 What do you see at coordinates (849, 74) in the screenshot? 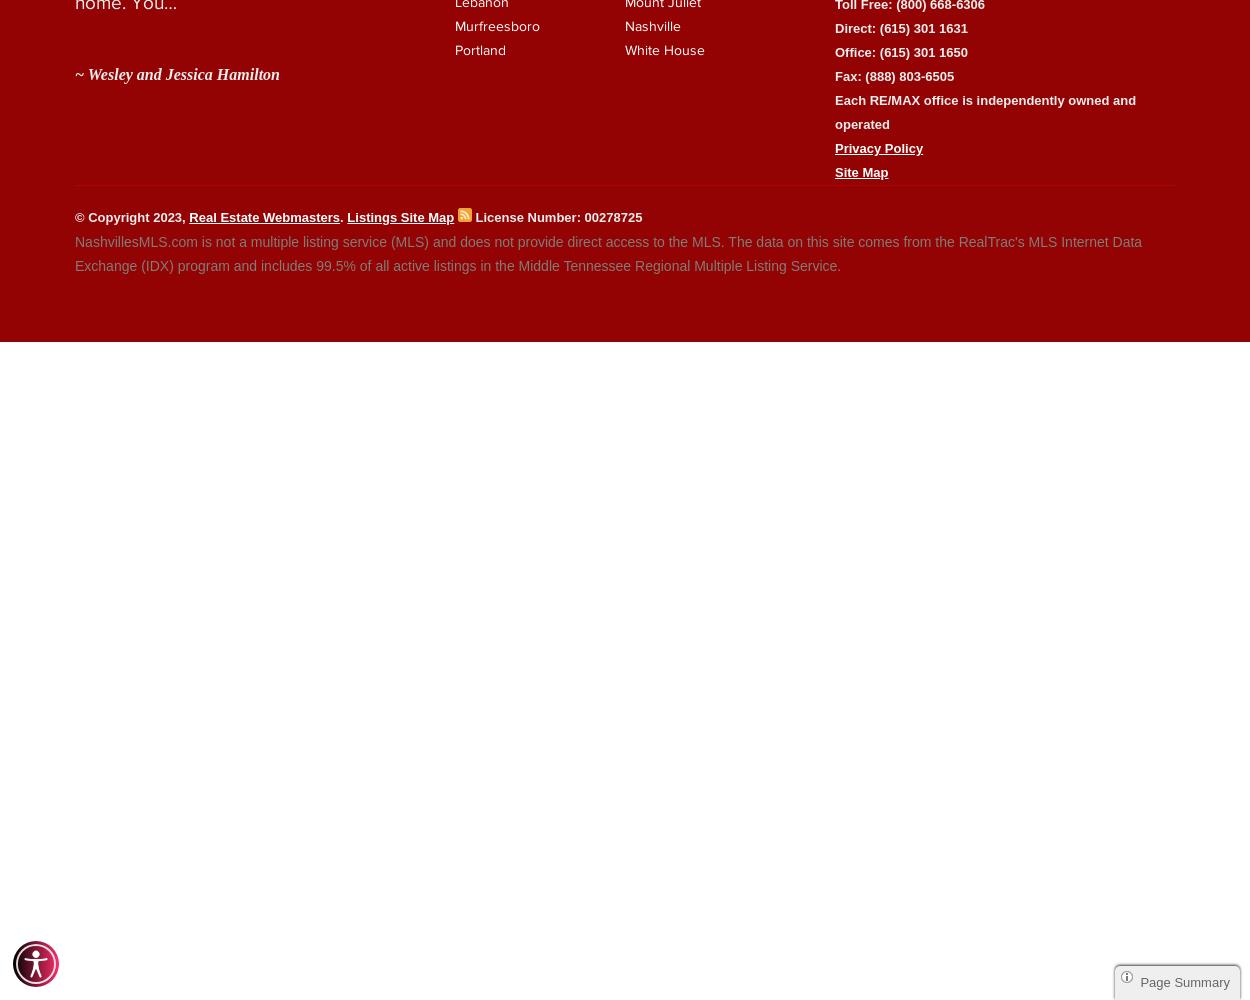
I see `'Fax:'` at bounding box center [849, 74].